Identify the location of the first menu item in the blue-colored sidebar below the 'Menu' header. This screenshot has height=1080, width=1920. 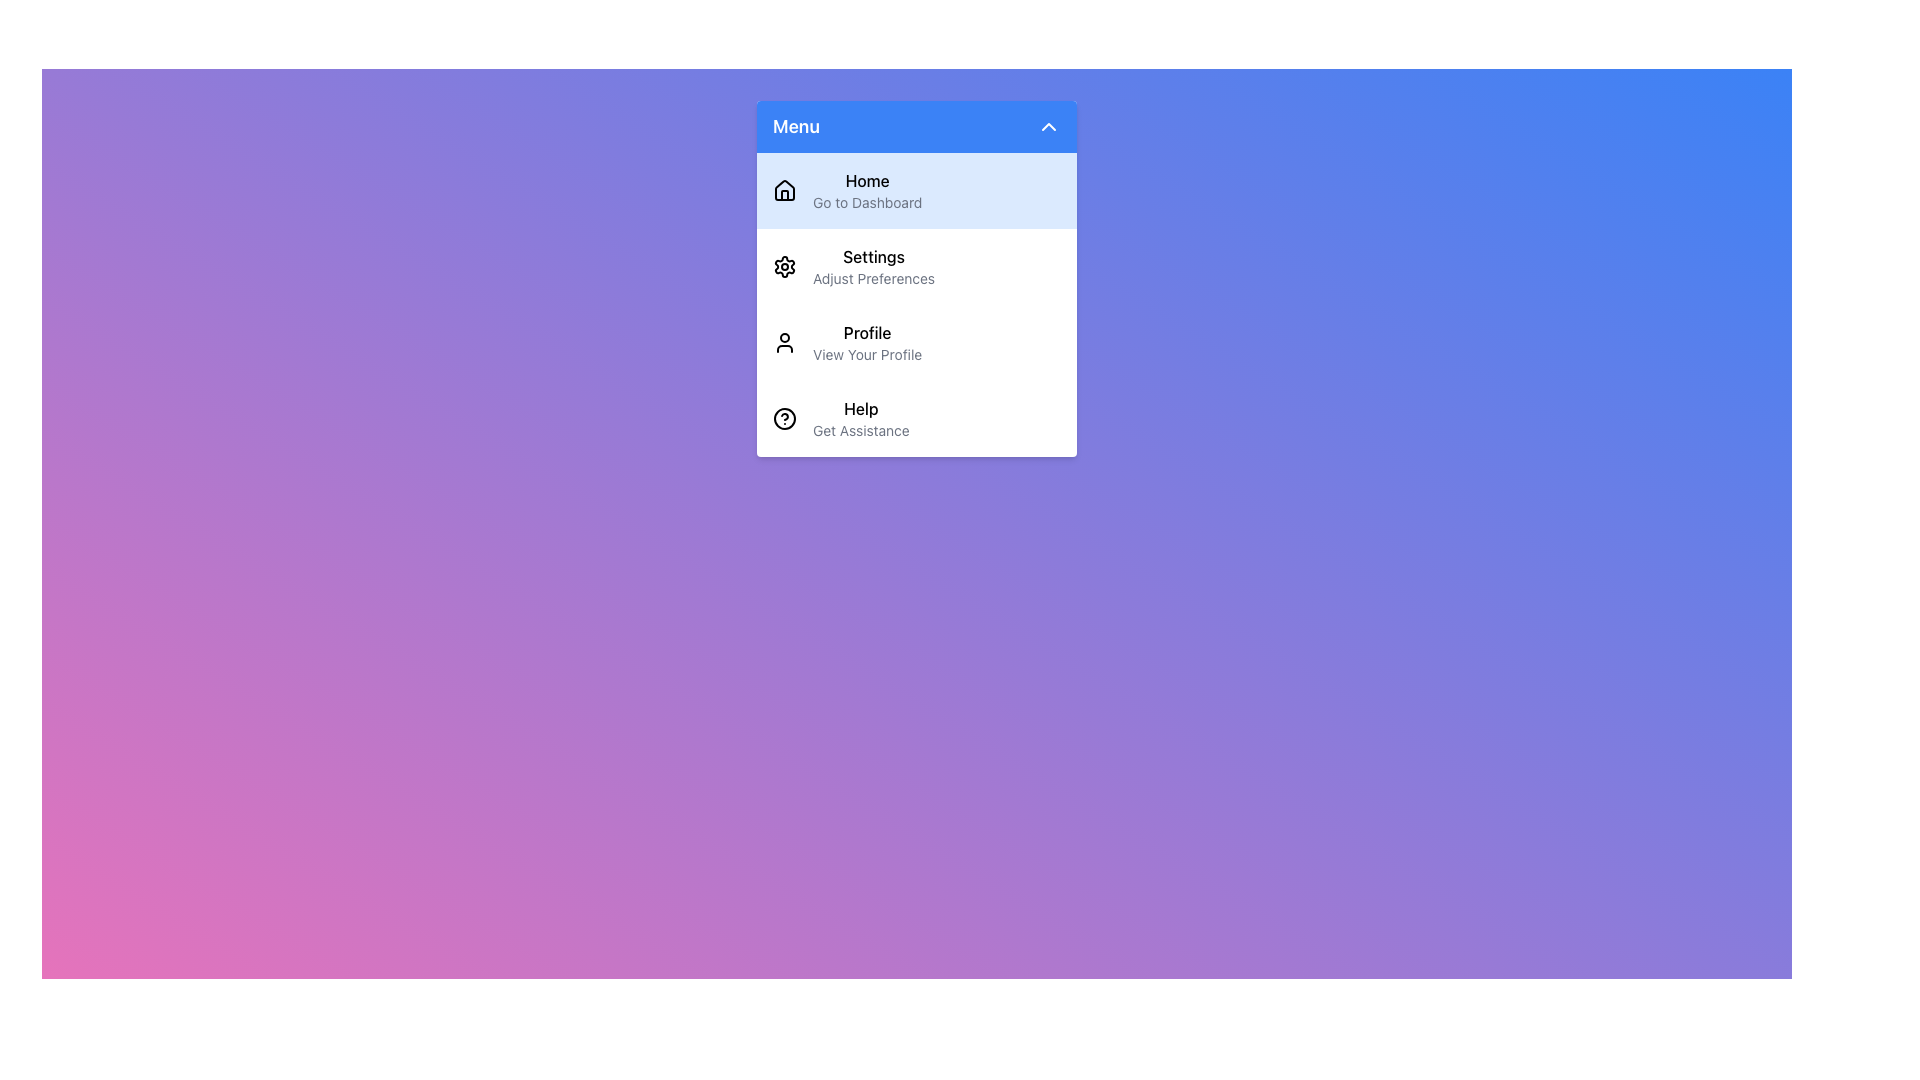
(867, 191).